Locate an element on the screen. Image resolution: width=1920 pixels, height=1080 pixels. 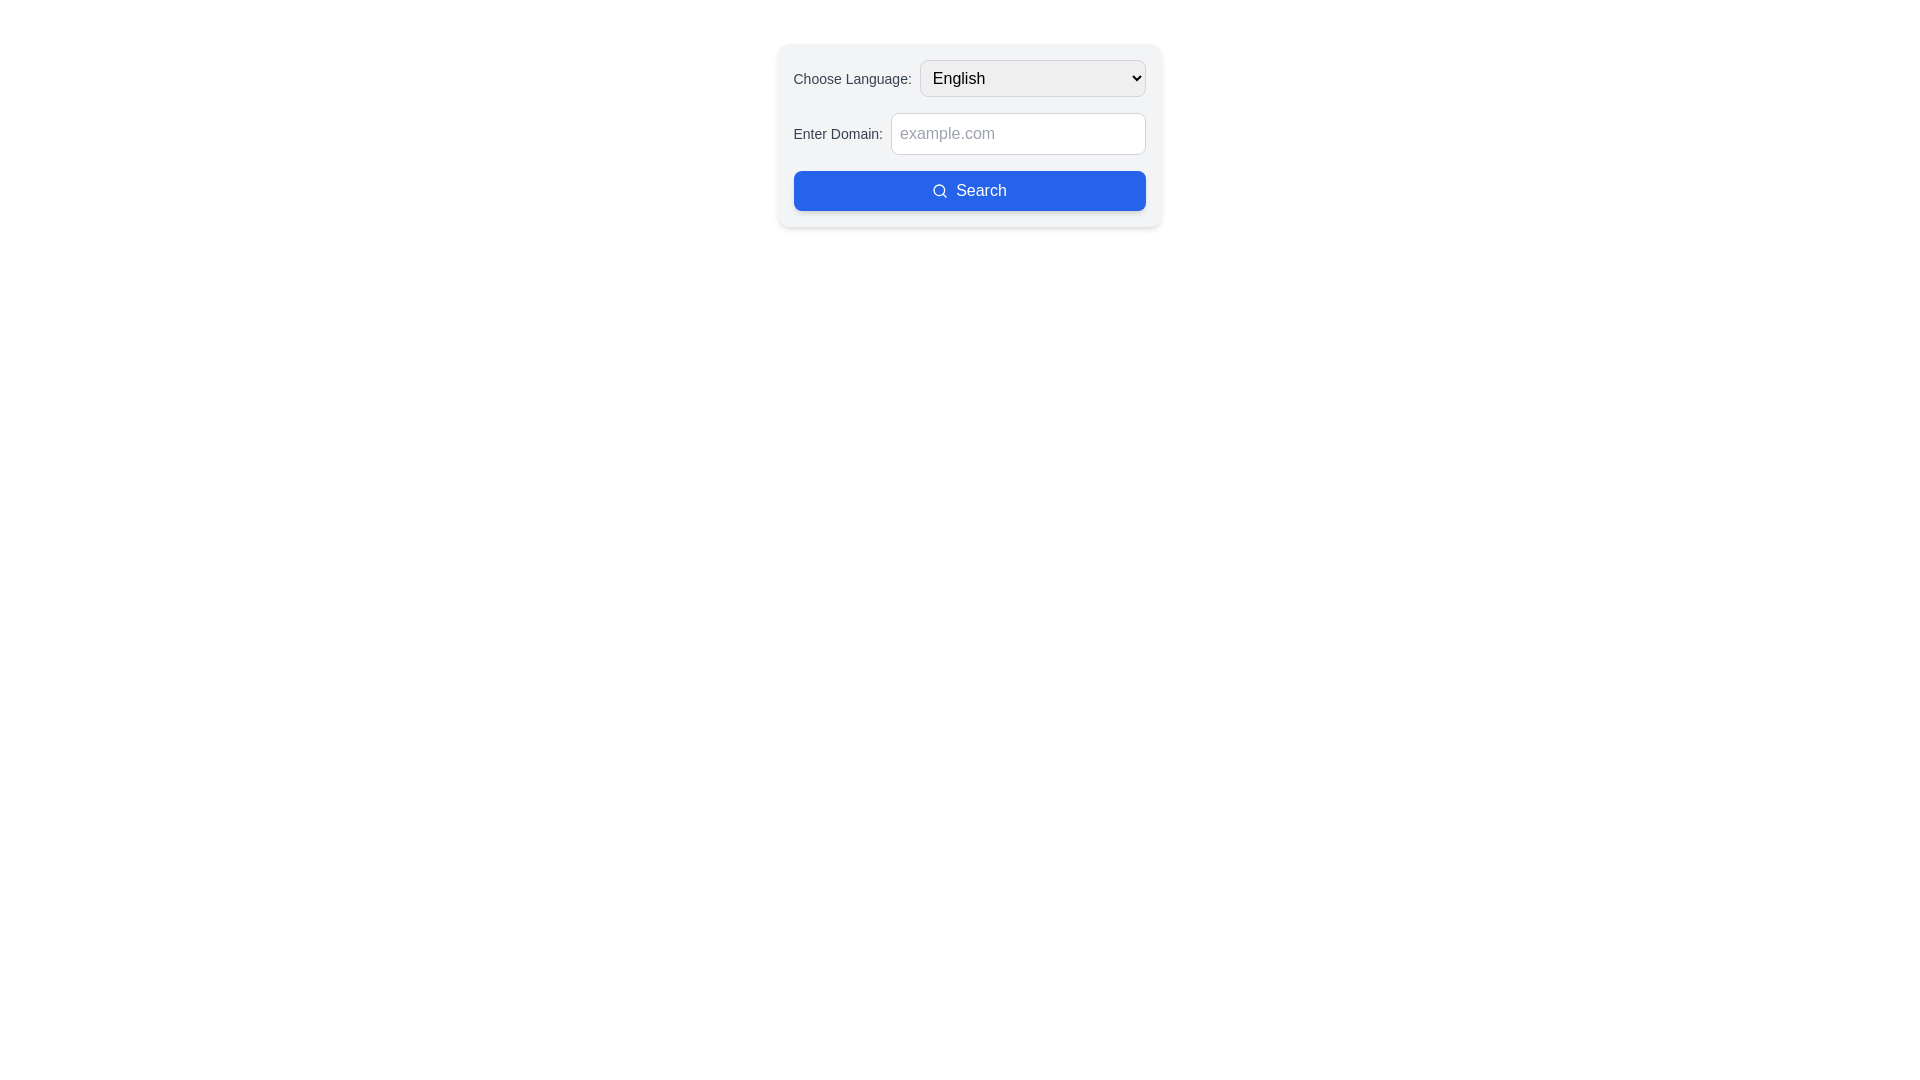
the Text Label that indicates the language selection for context about the input field's purpose is located at coordinates (852, 77).